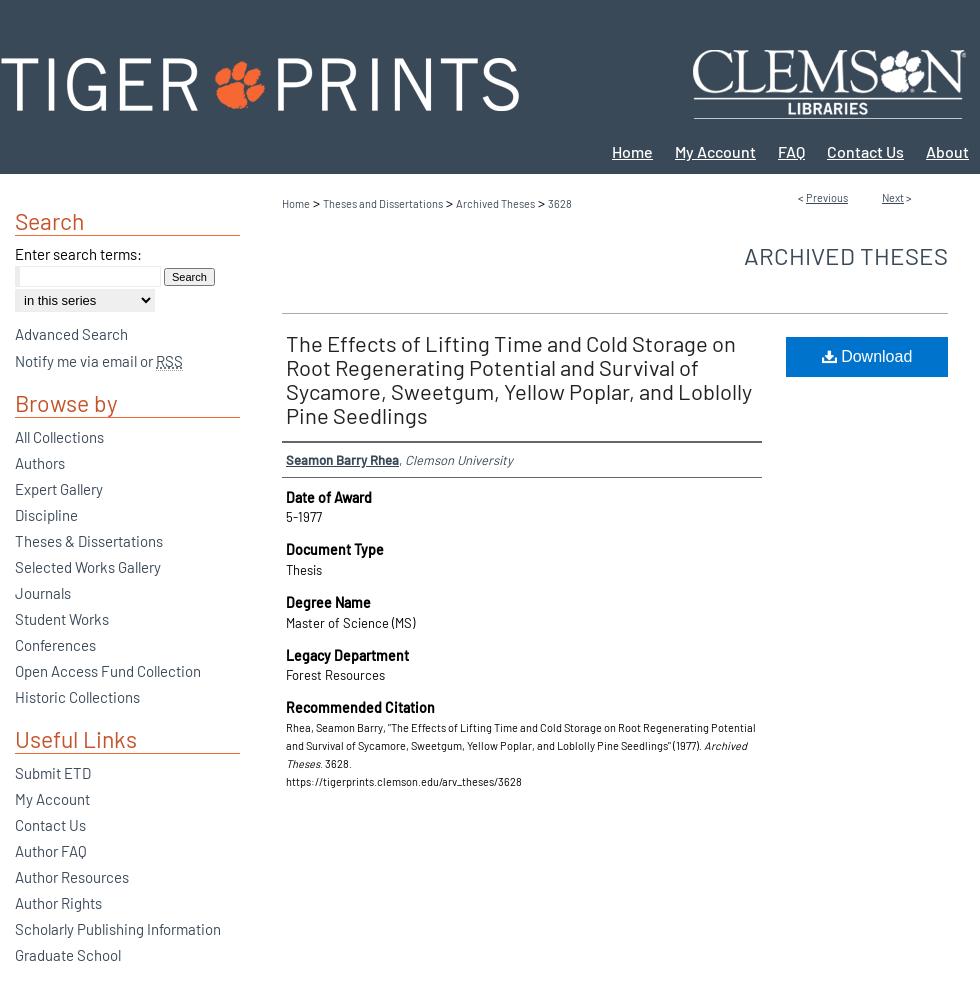 This screenshot has width=980, height=1000. I want to click on 'Recommended Citation', so click(360, 706).